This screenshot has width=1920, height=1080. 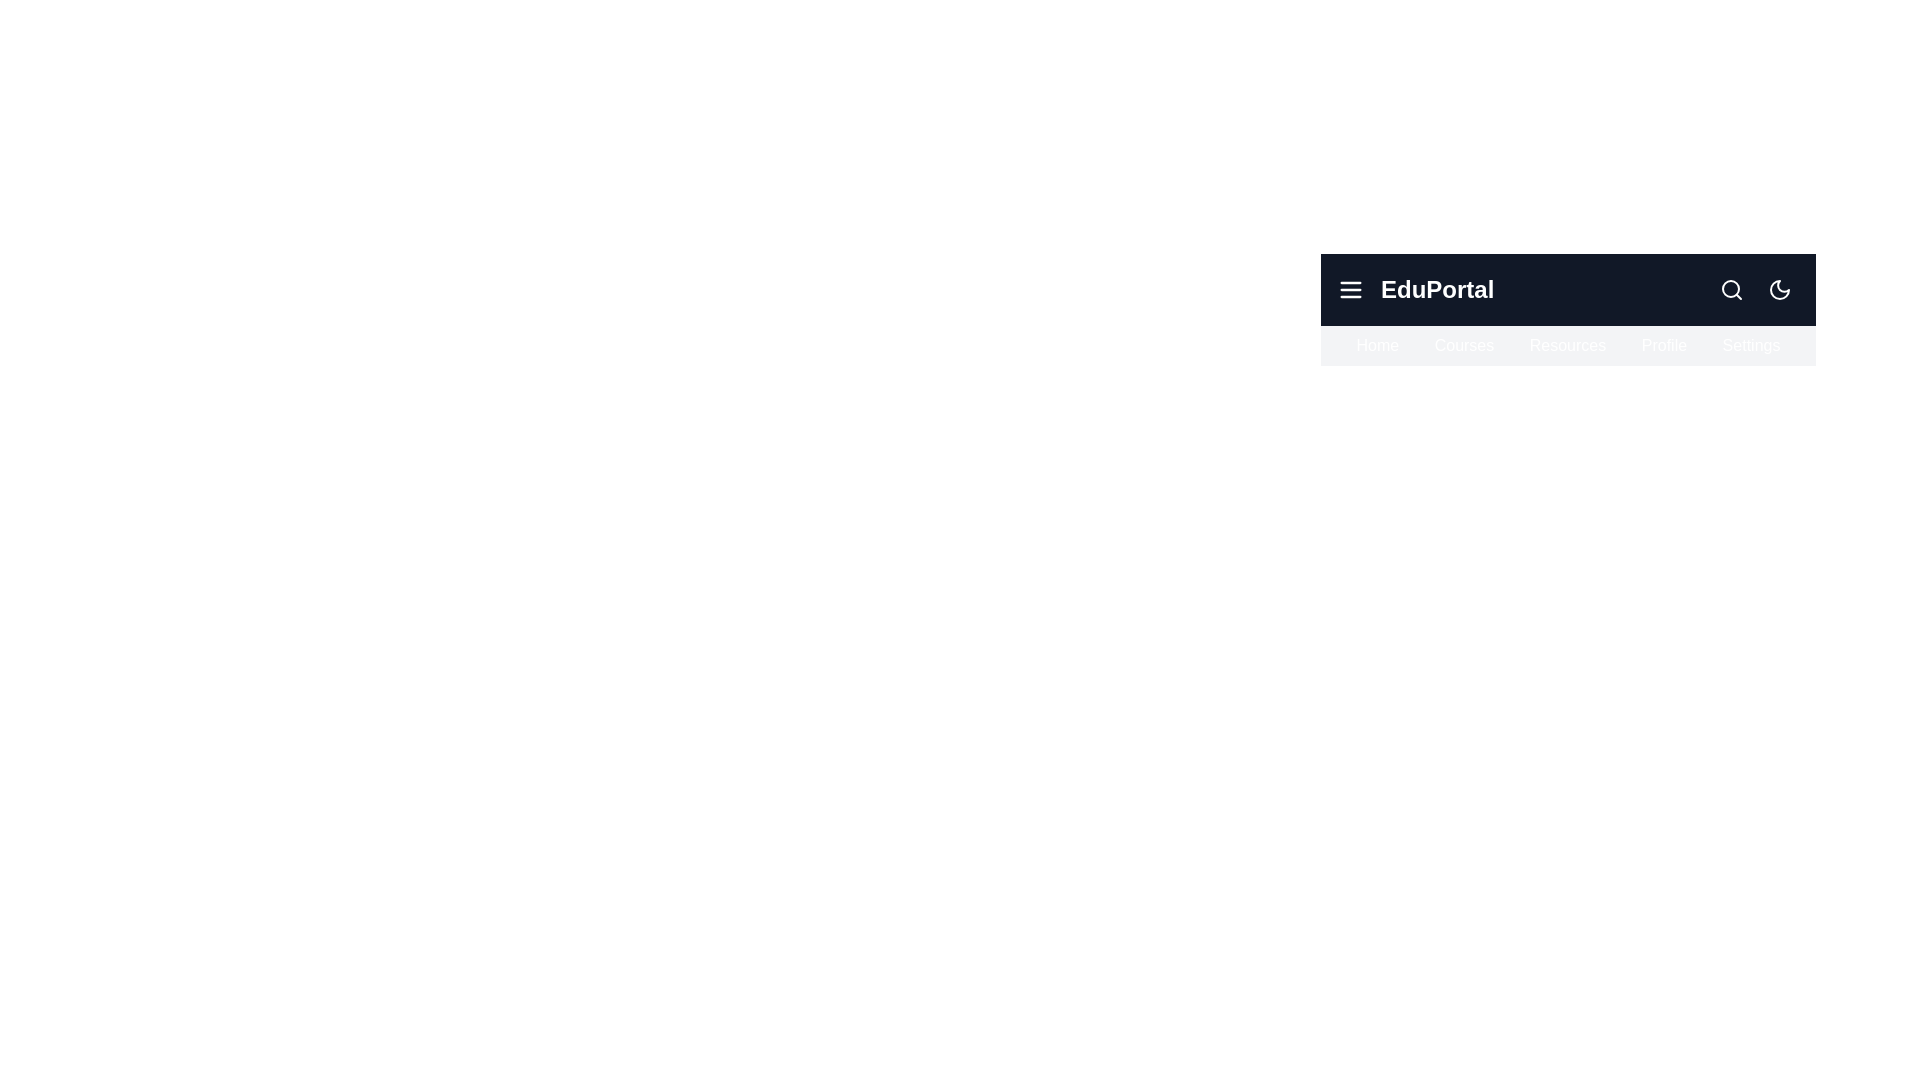 I want to click on the navigation item Resources to highlight it, so click(x=1567, y=345).